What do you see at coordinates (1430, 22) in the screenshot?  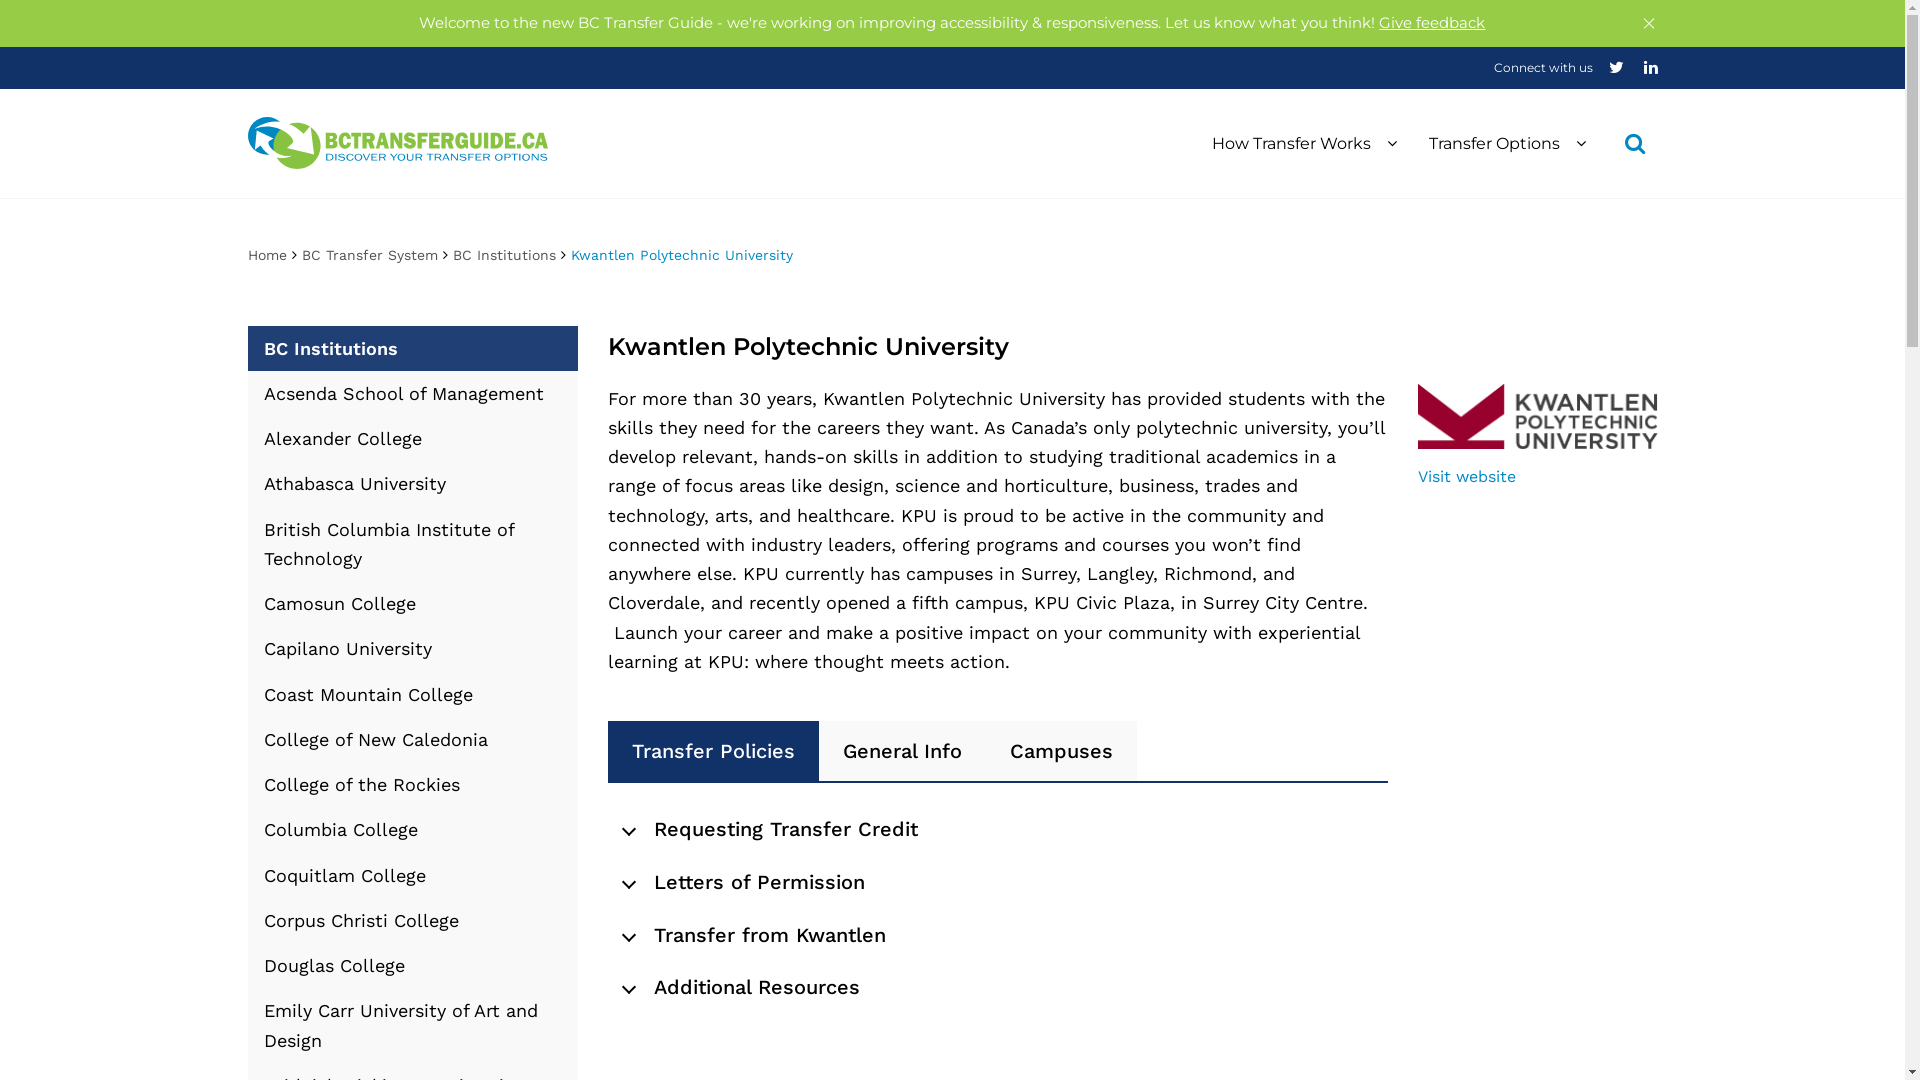 I see `'Give feedback'` at bounding box center [1430, 22].